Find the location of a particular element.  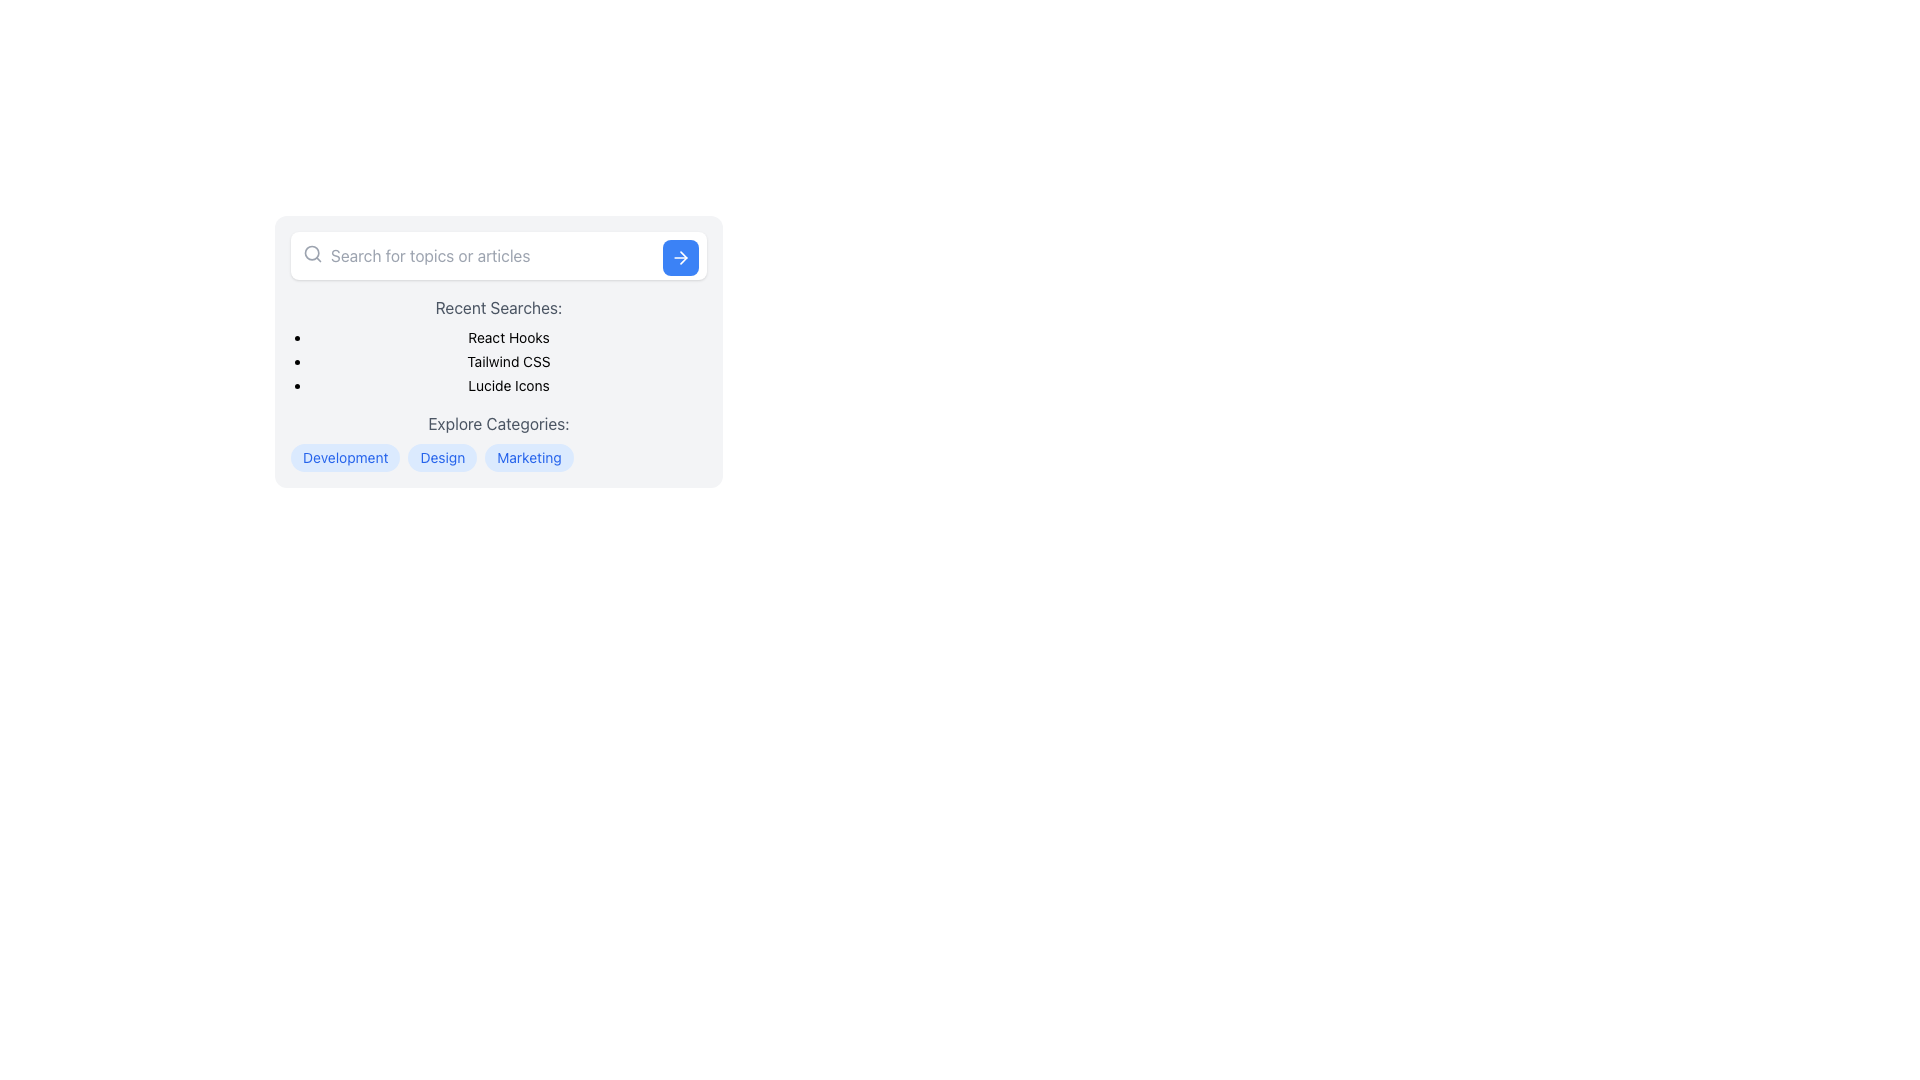

the text display element that shows 'Tailwind CSS', which is the second item in the vertical list of recent searches is located at coordinates (508, 362).